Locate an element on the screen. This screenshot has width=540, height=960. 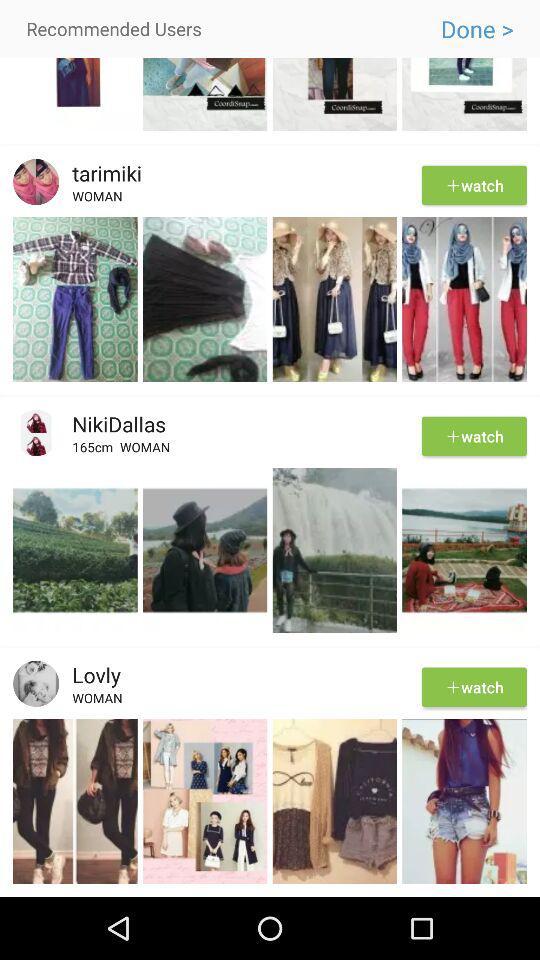
done > icon is located at coordinates (476, 28).